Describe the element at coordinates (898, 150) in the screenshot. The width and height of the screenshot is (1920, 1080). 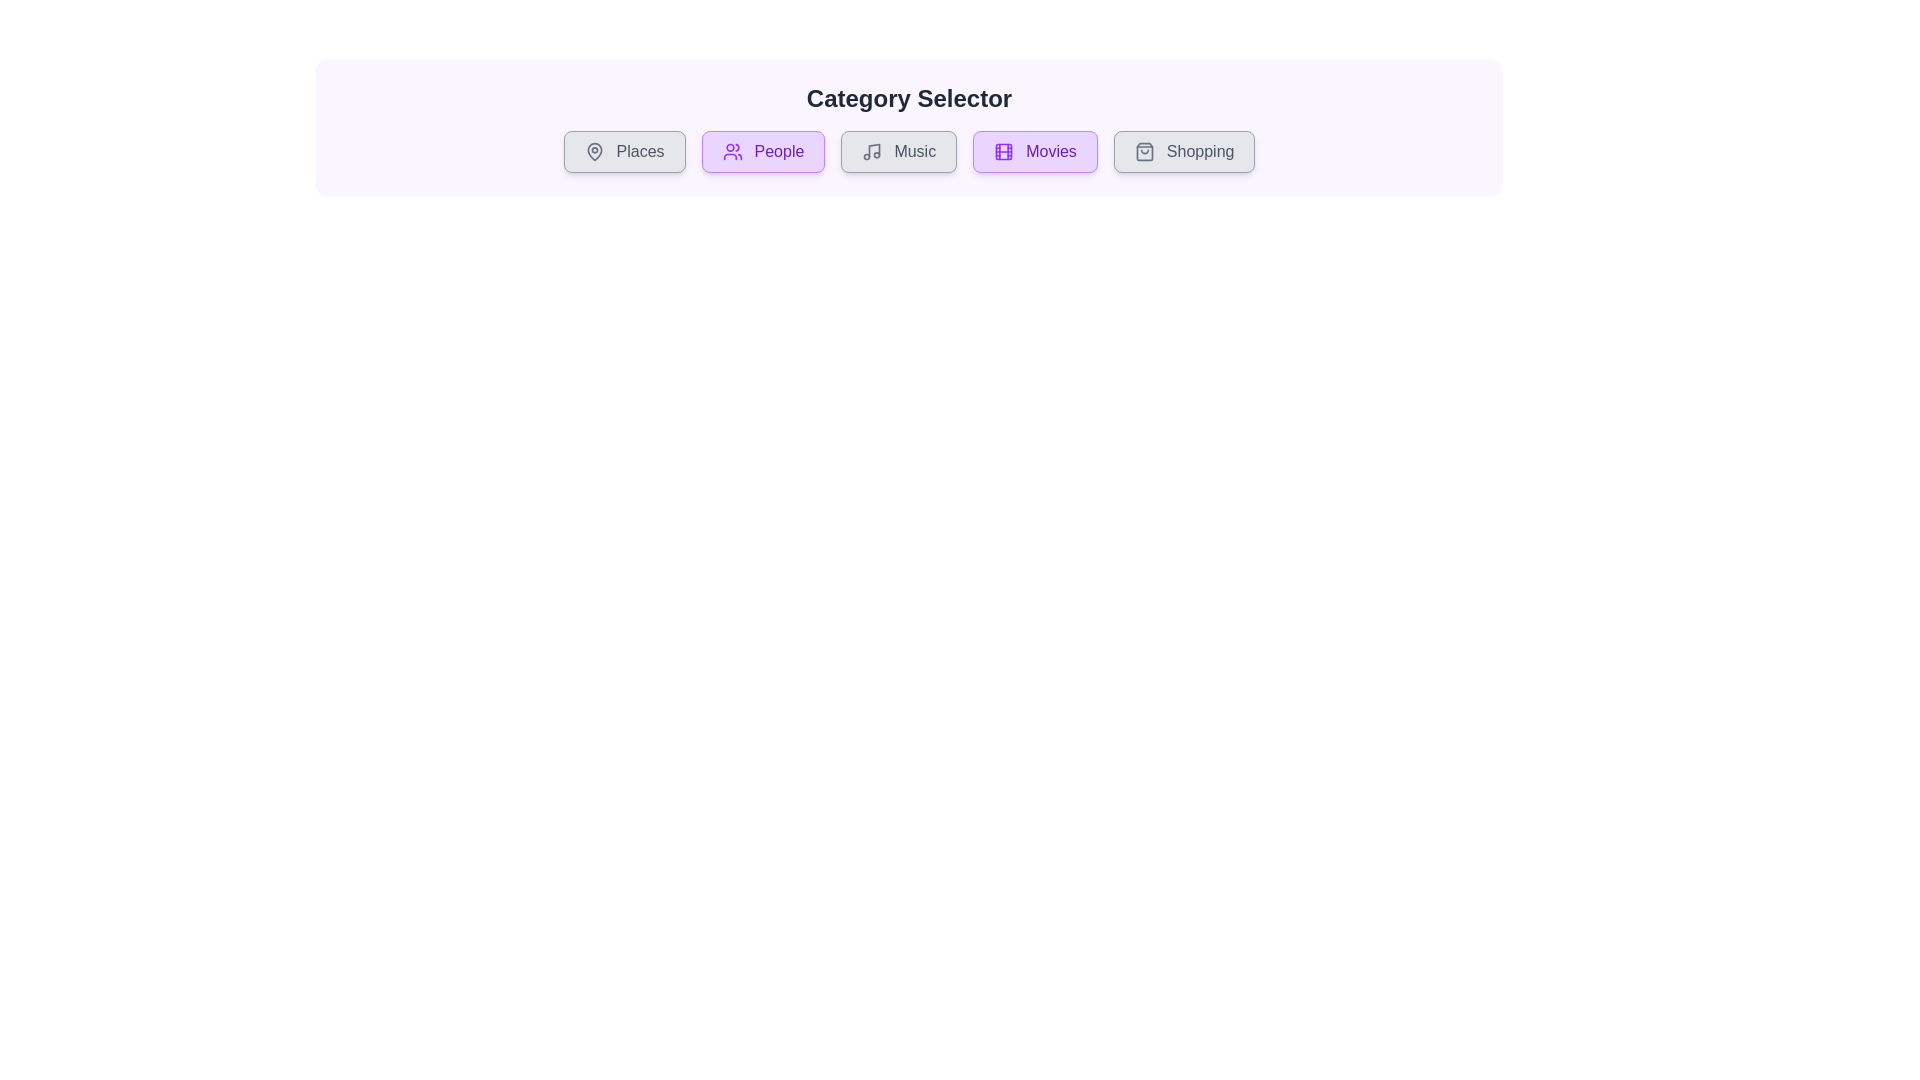
I see `the category button labeled Music to toggle its selection state` at that location.